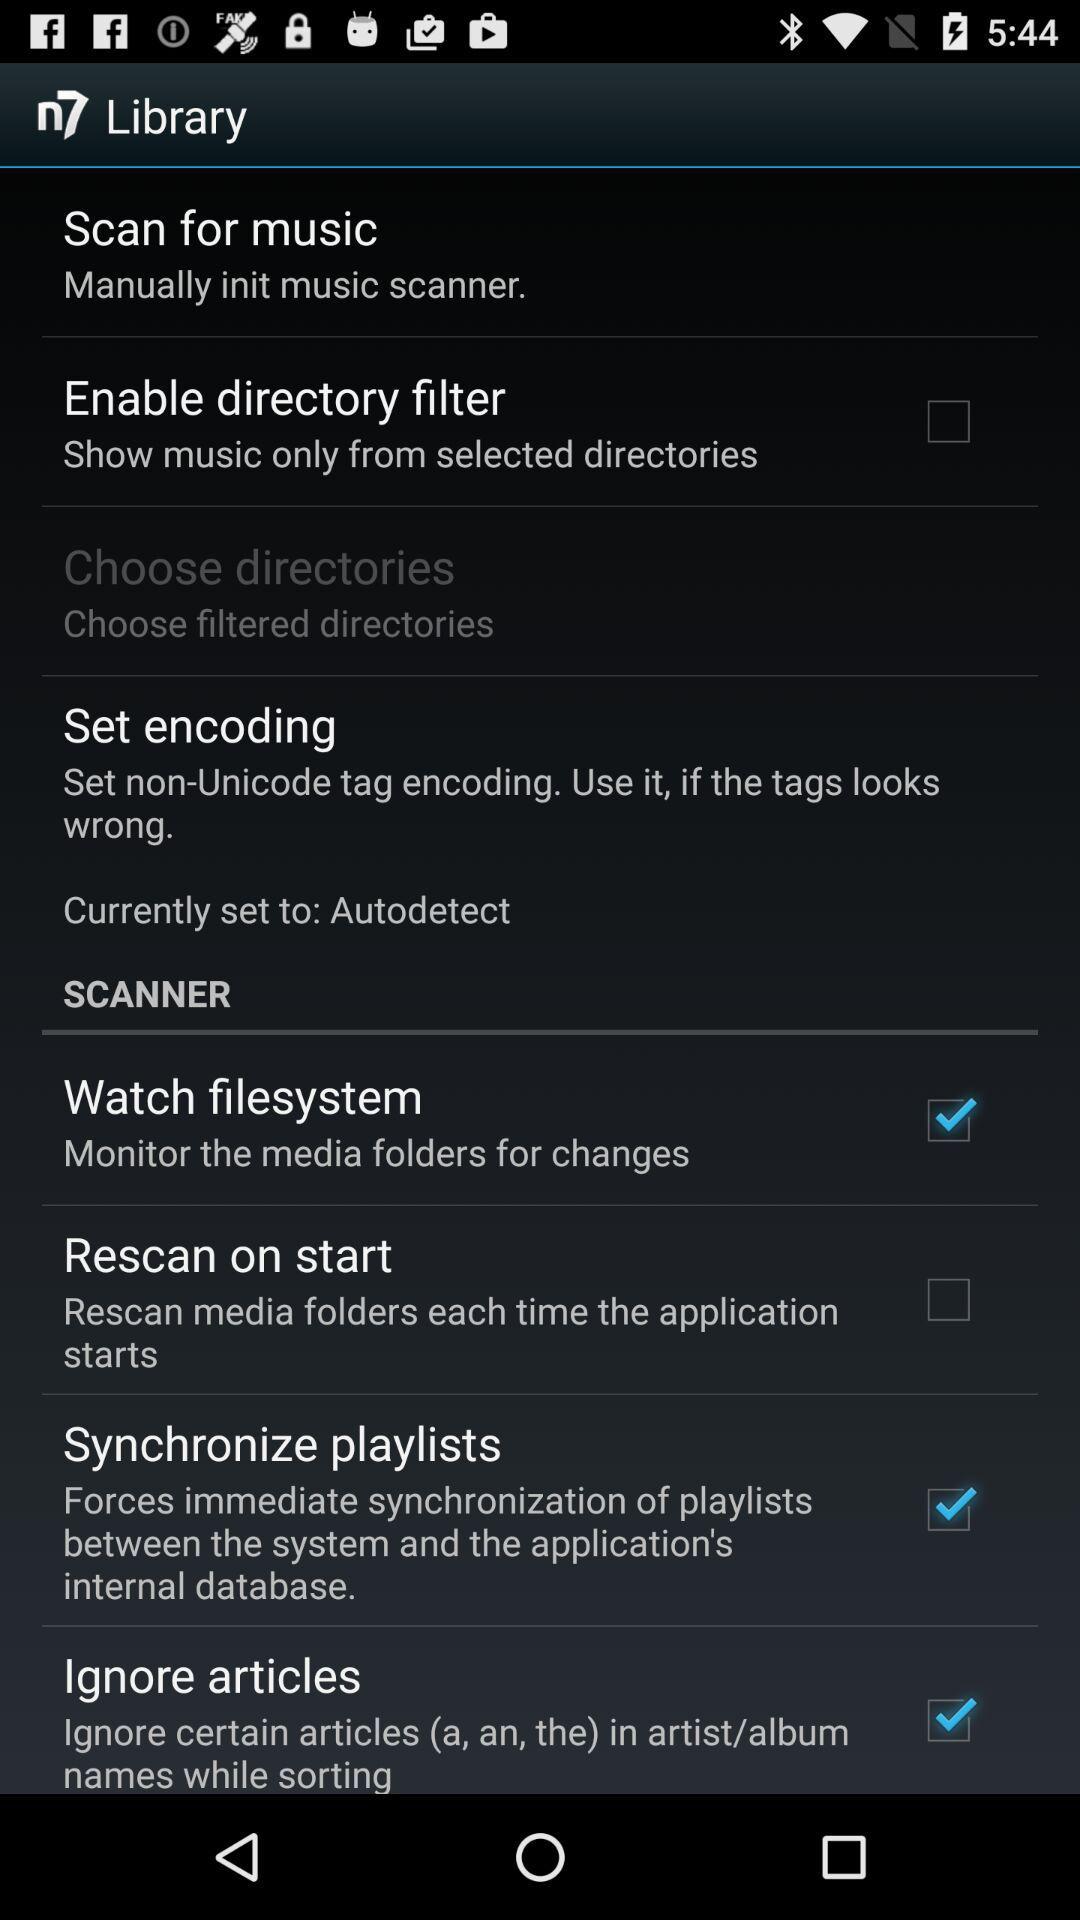 This screenshot has height=1920, width=1080. I want to click on show music only, so click(409, 451).